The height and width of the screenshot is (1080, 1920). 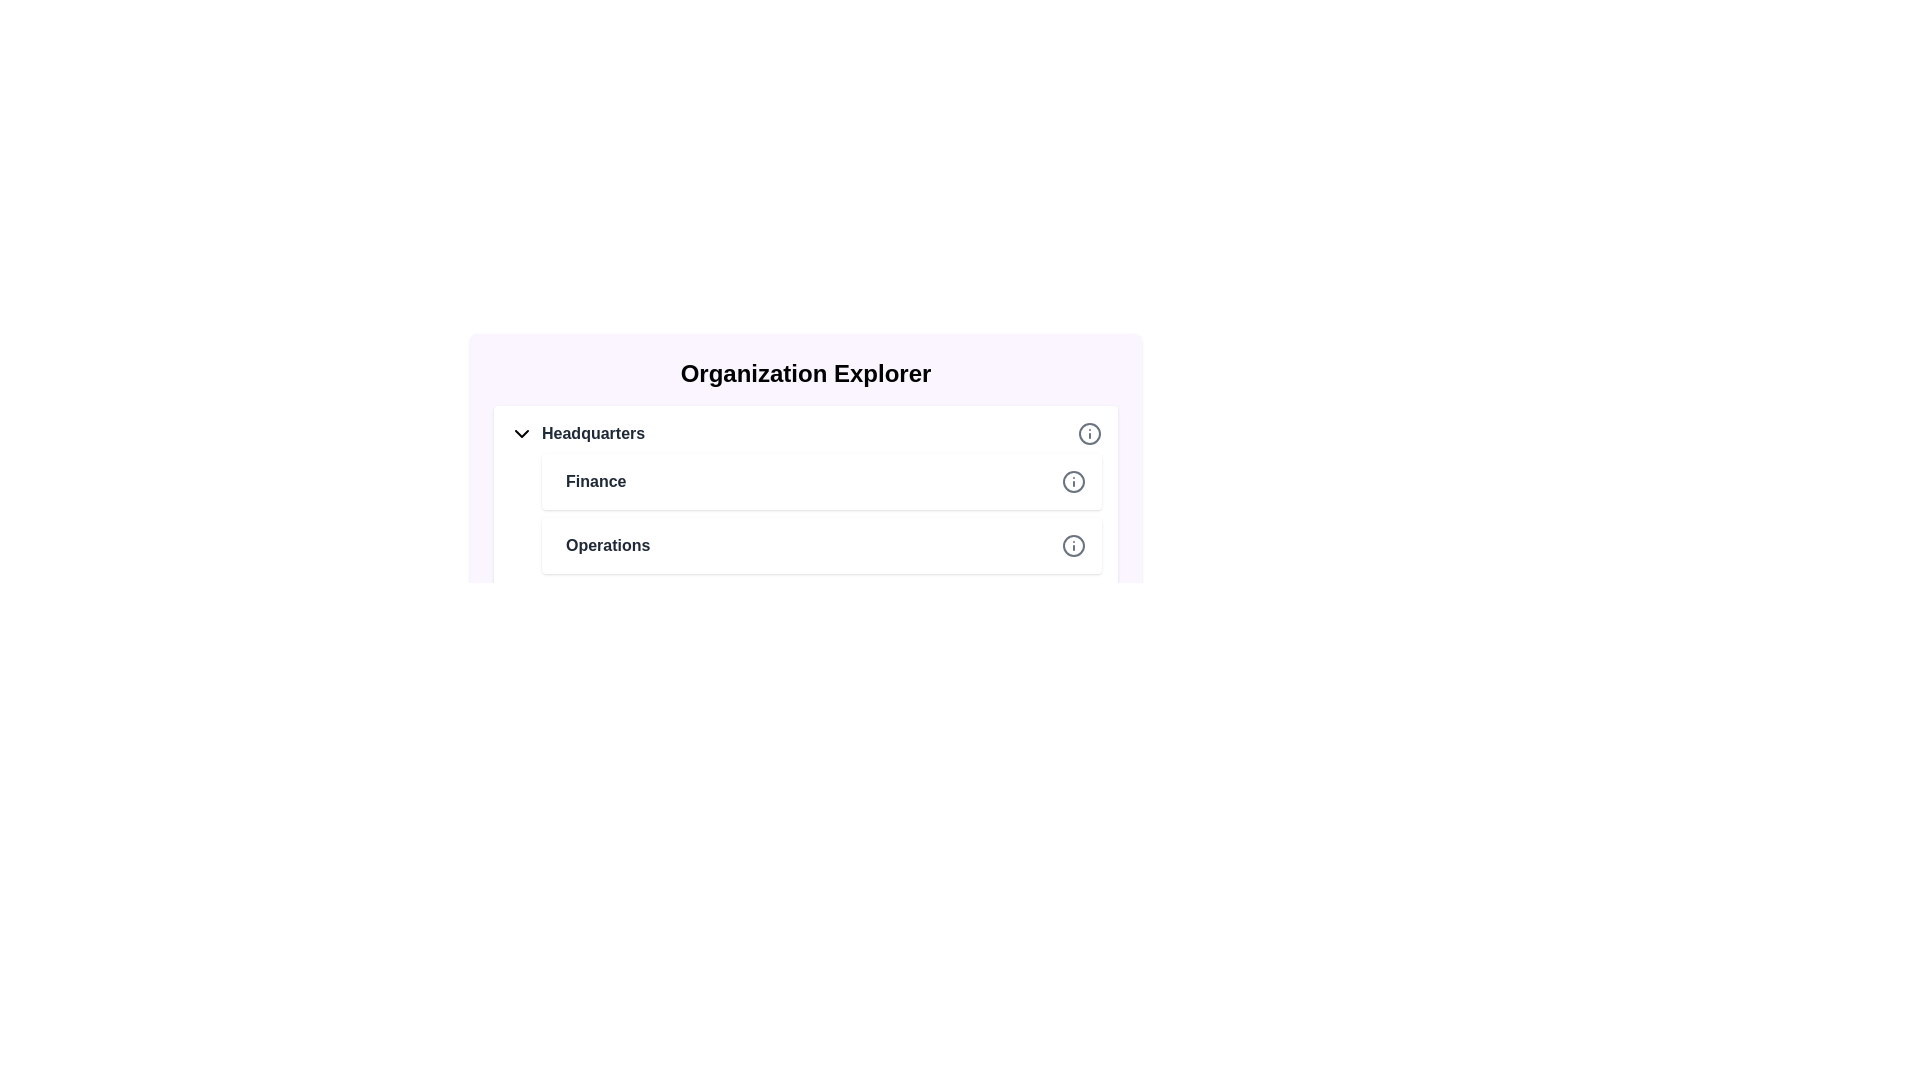 What do you see at coordinates (1073, 546) in the screenshot?
I see `the icon located at the rightmost side of the 'Operations' row` at bounding box center [1073, 546].